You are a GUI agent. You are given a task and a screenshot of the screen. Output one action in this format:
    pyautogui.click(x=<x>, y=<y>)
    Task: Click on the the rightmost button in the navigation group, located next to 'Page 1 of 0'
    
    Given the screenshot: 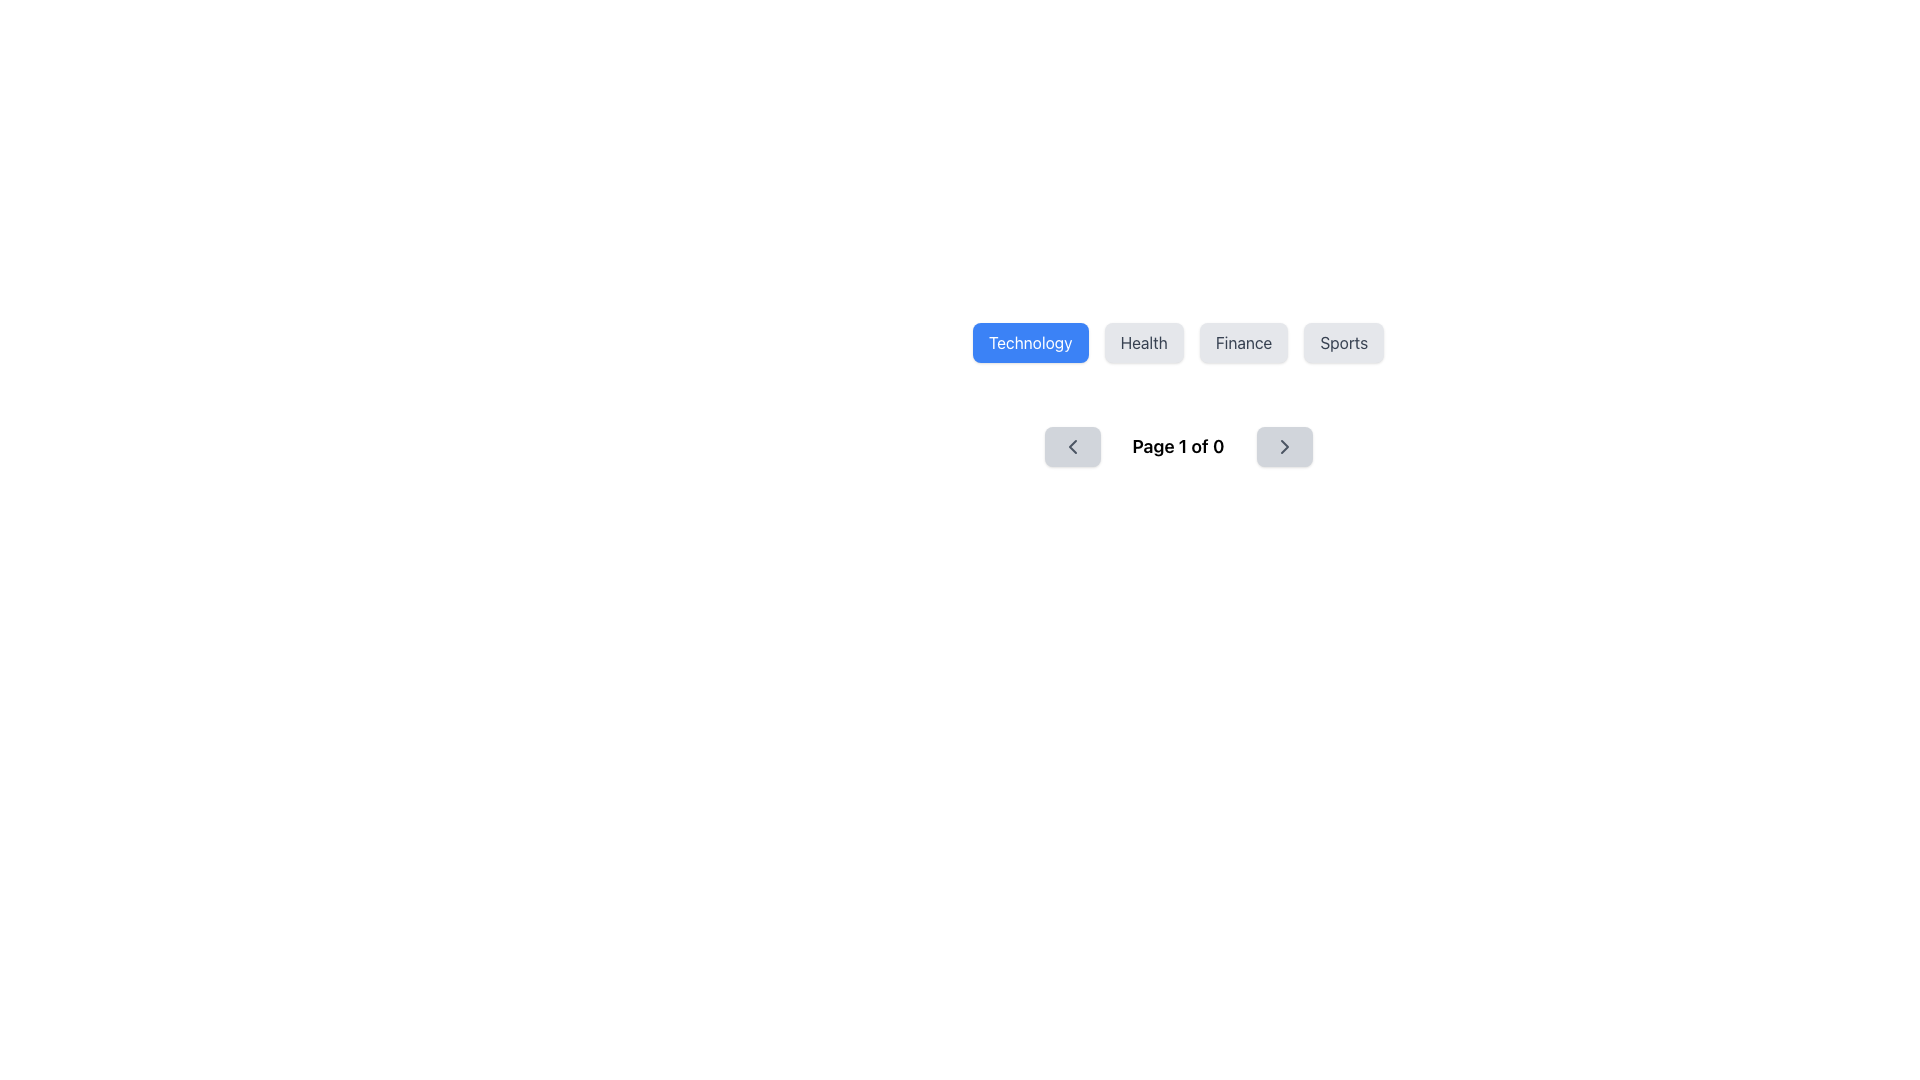 What is the action you would take?
    pyautogui.click(x=1284, y=446)
    